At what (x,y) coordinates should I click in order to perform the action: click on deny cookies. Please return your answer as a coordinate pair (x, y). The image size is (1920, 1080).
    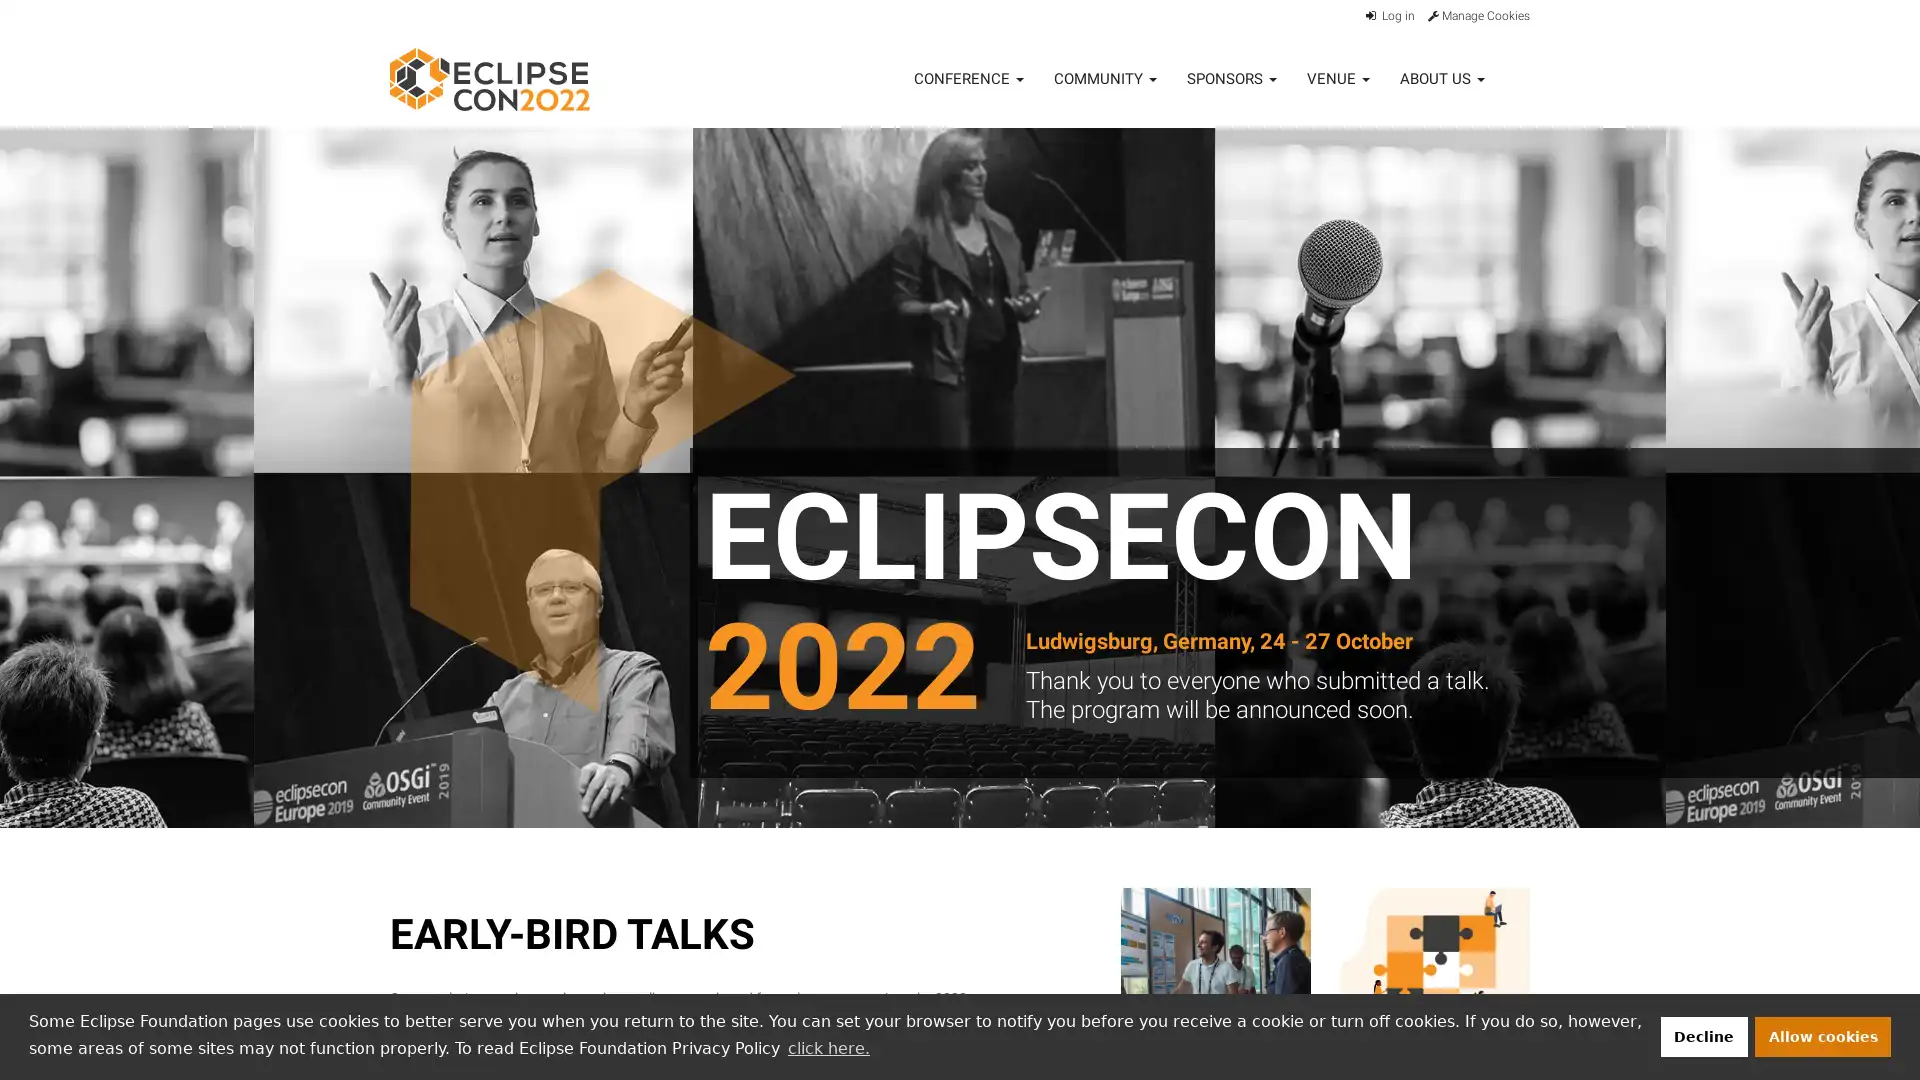
    Looking at the image, I should click on (1702, 1035).